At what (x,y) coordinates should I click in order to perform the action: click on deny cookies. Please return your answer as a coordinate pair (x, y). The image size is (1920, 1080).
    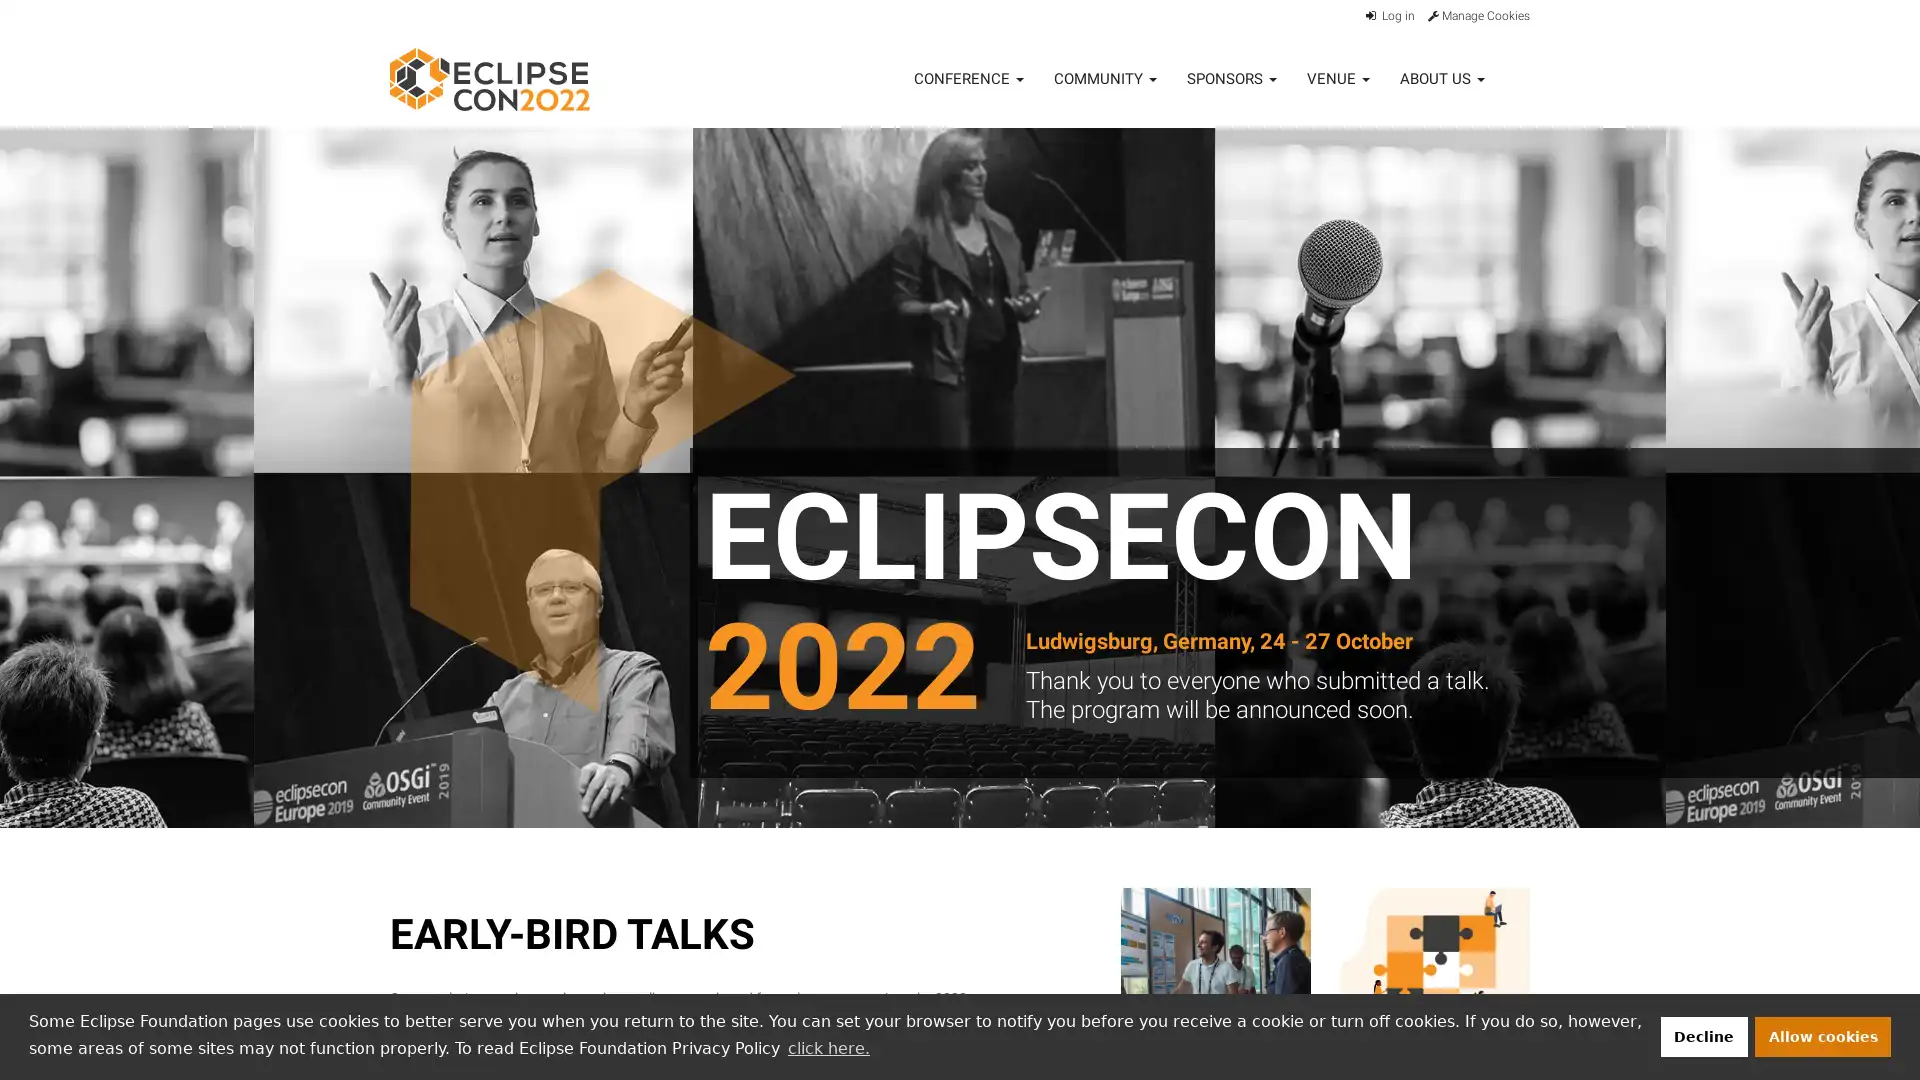
    Looking at the image, I should click on (1702, 1035).